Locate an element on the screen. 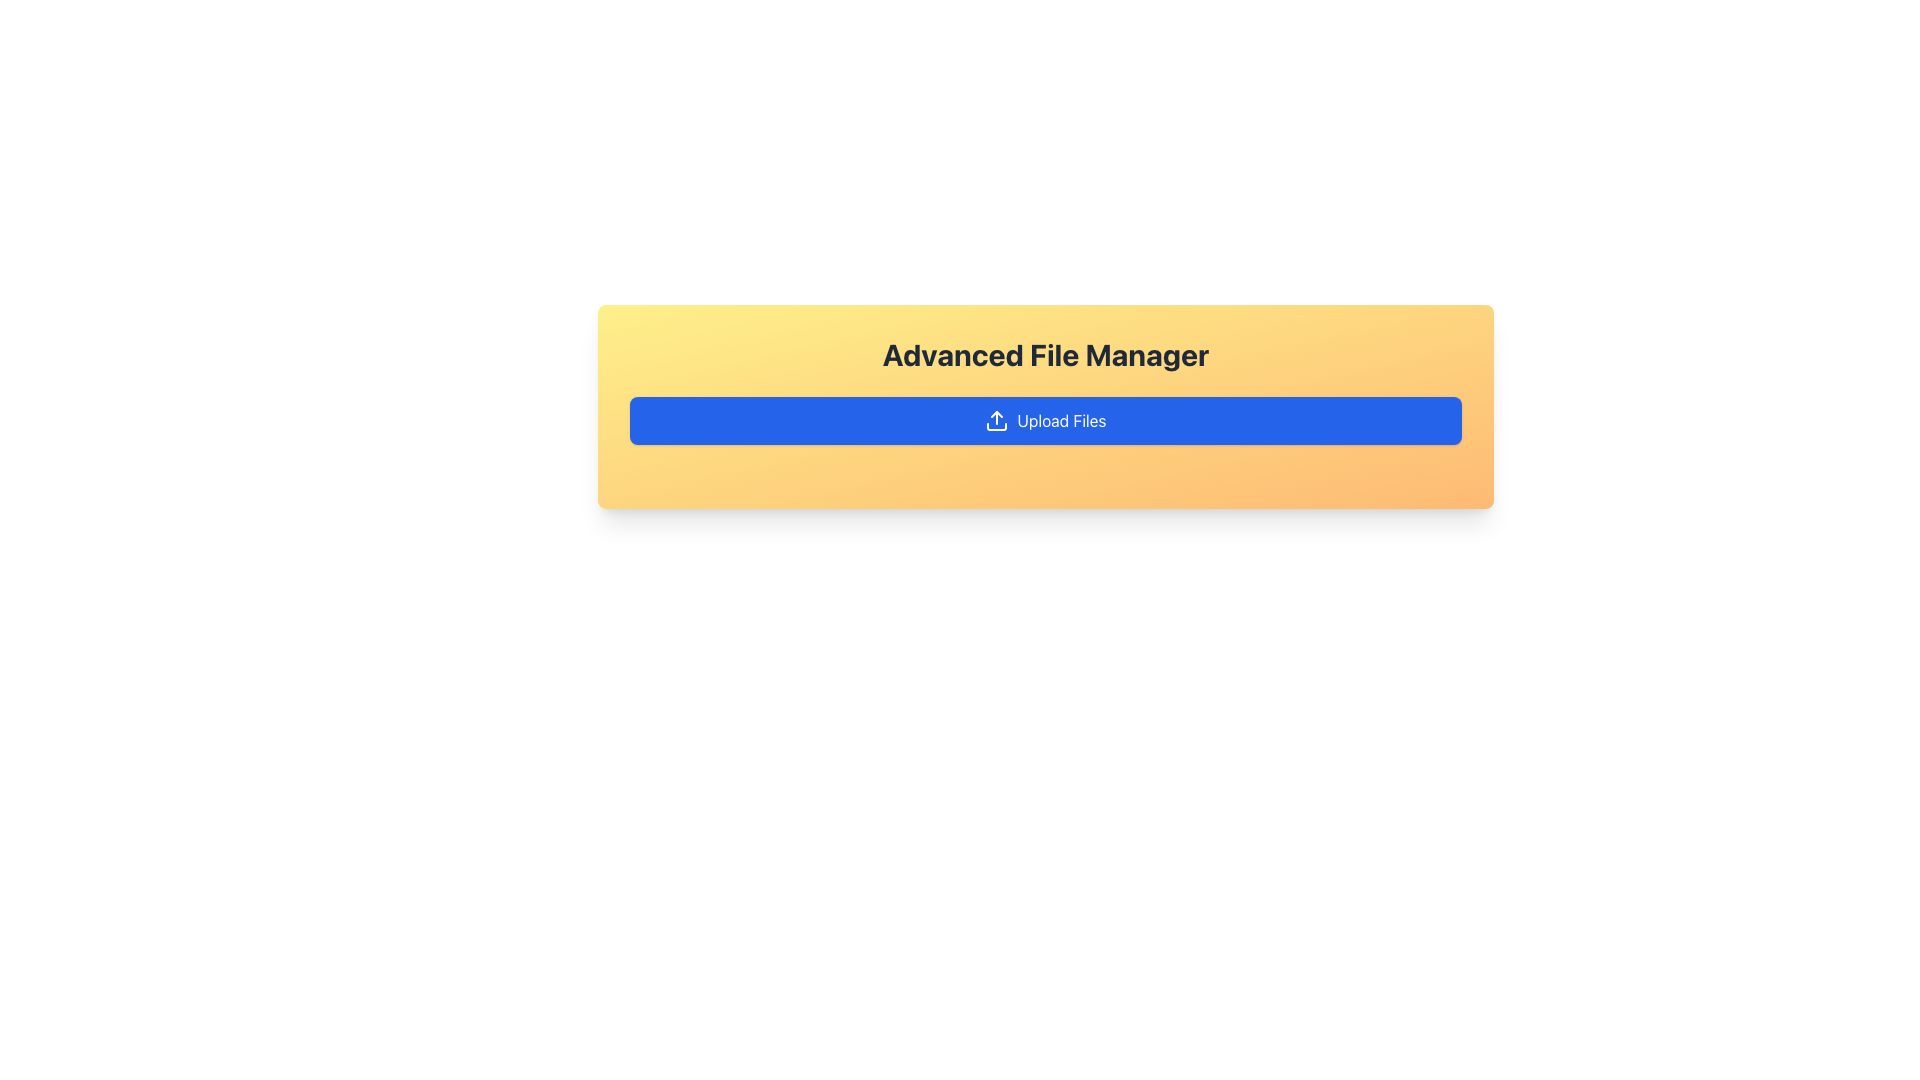 Image resolution: width=1920 pixels, height=1080 pixels. the 'Upload' button located below the title in the 'Advanced File Manager' card is located at coordinates (1045, 419).